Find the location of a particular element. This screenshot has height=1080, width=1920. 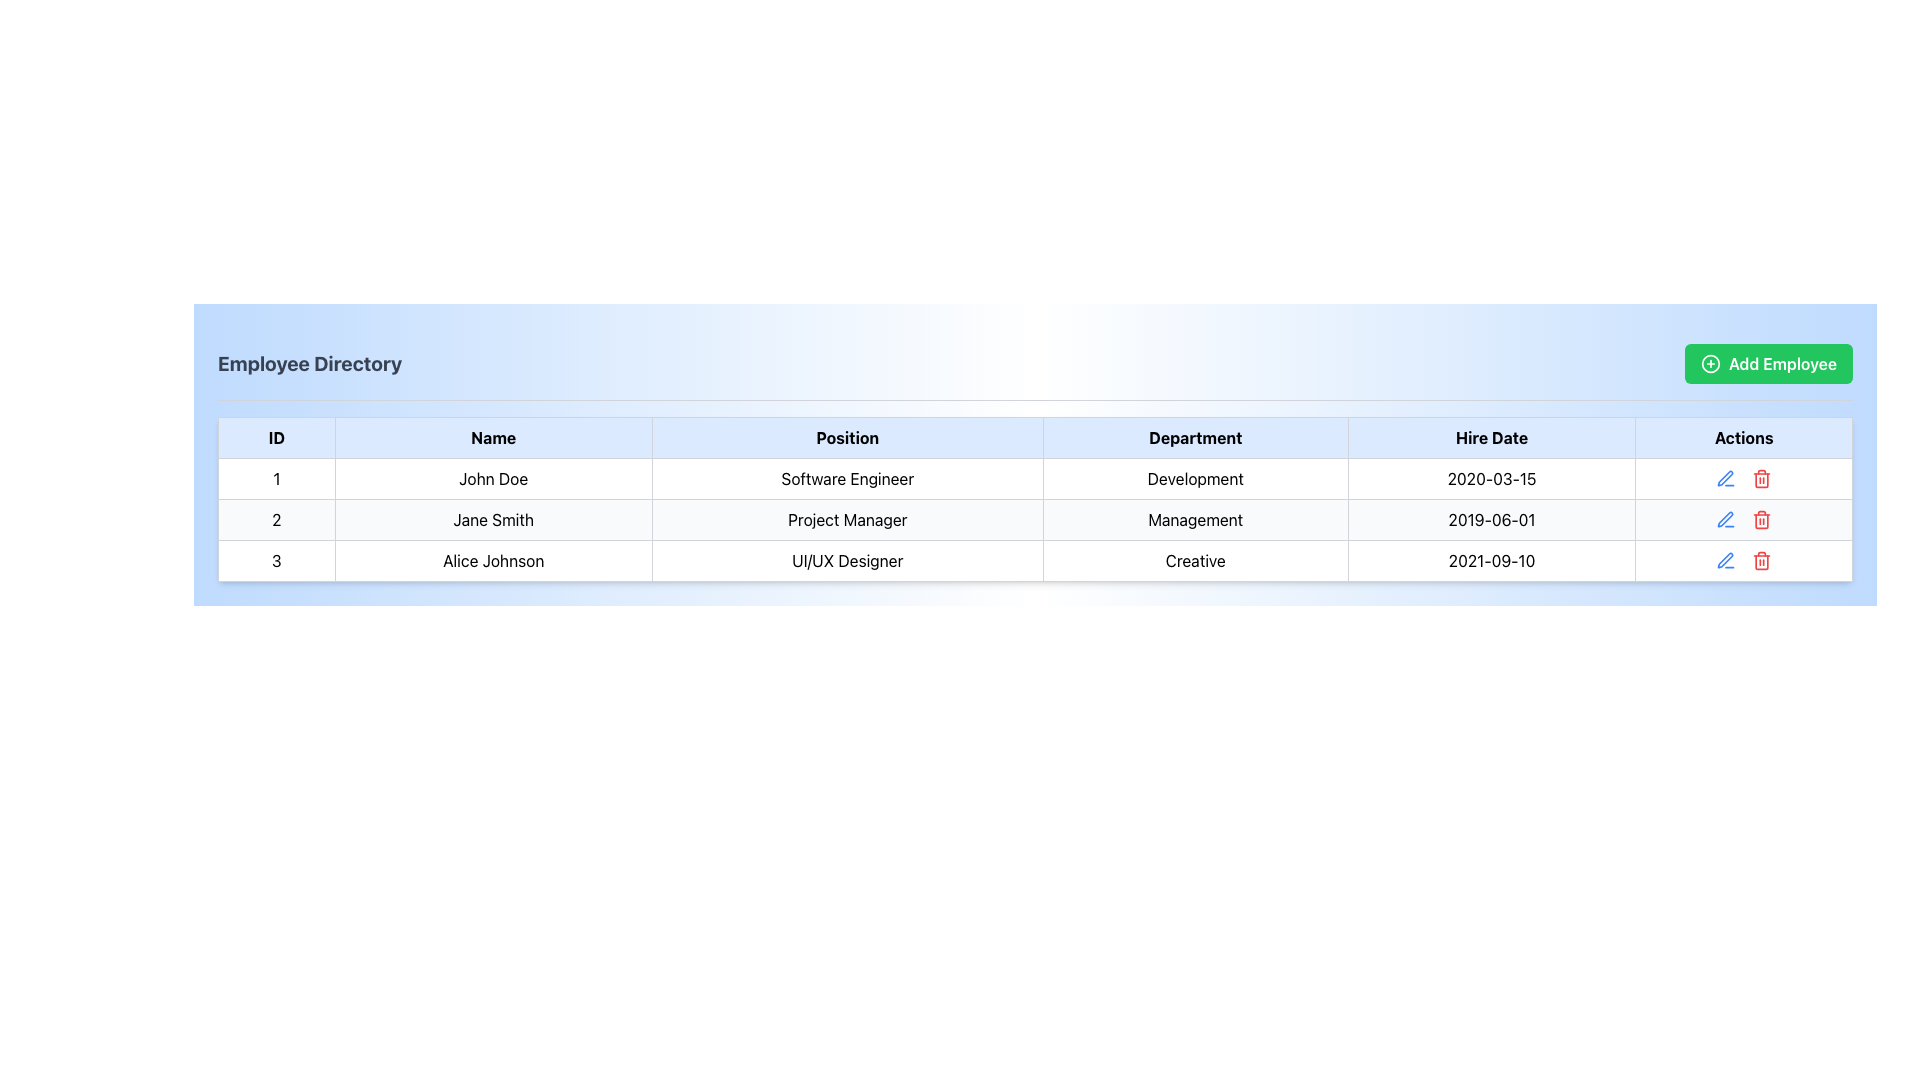

the table cell displaying the position 'Project Manager' for 'Jane Smith' located in the third column of the second row is located at coordinates (847, 519).